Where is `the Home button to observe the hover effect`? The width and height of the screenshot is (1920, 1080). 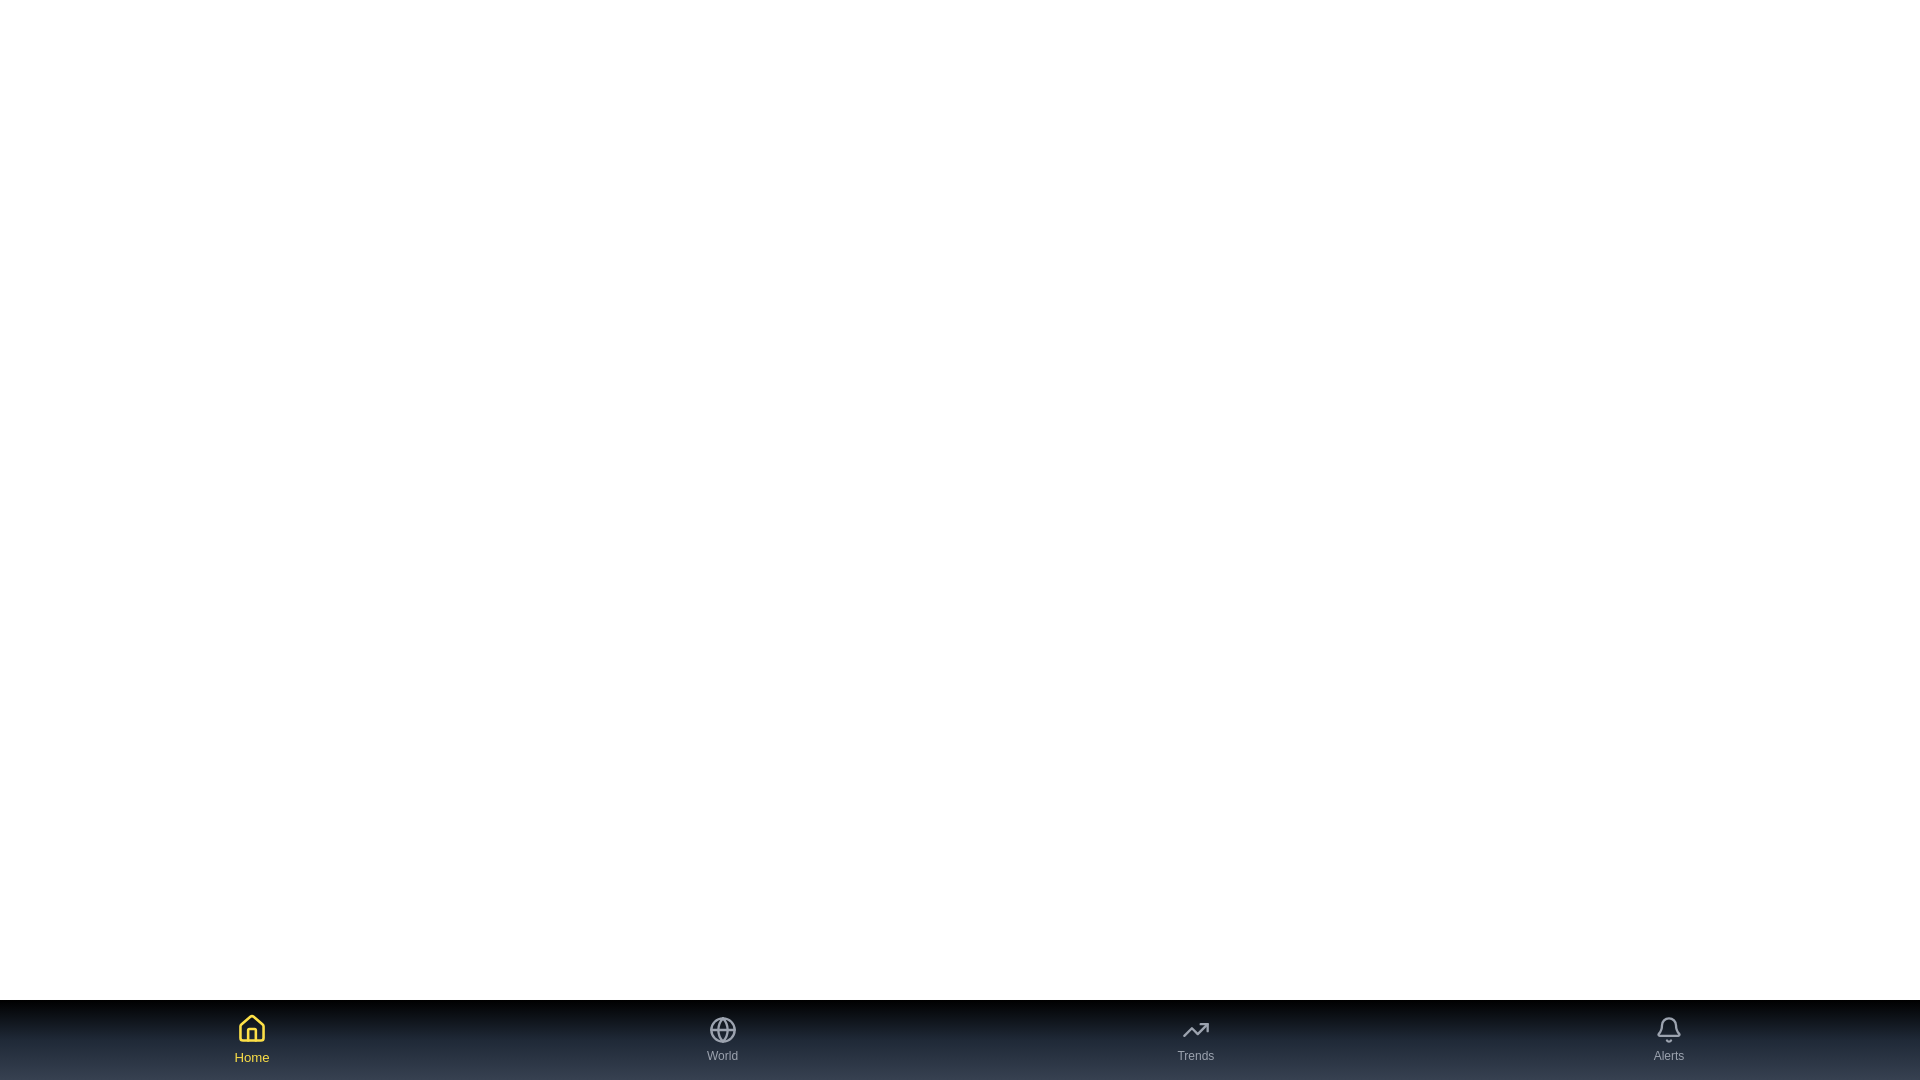 the Home button to observe the hover effect is located at coordinates (250, 1039).